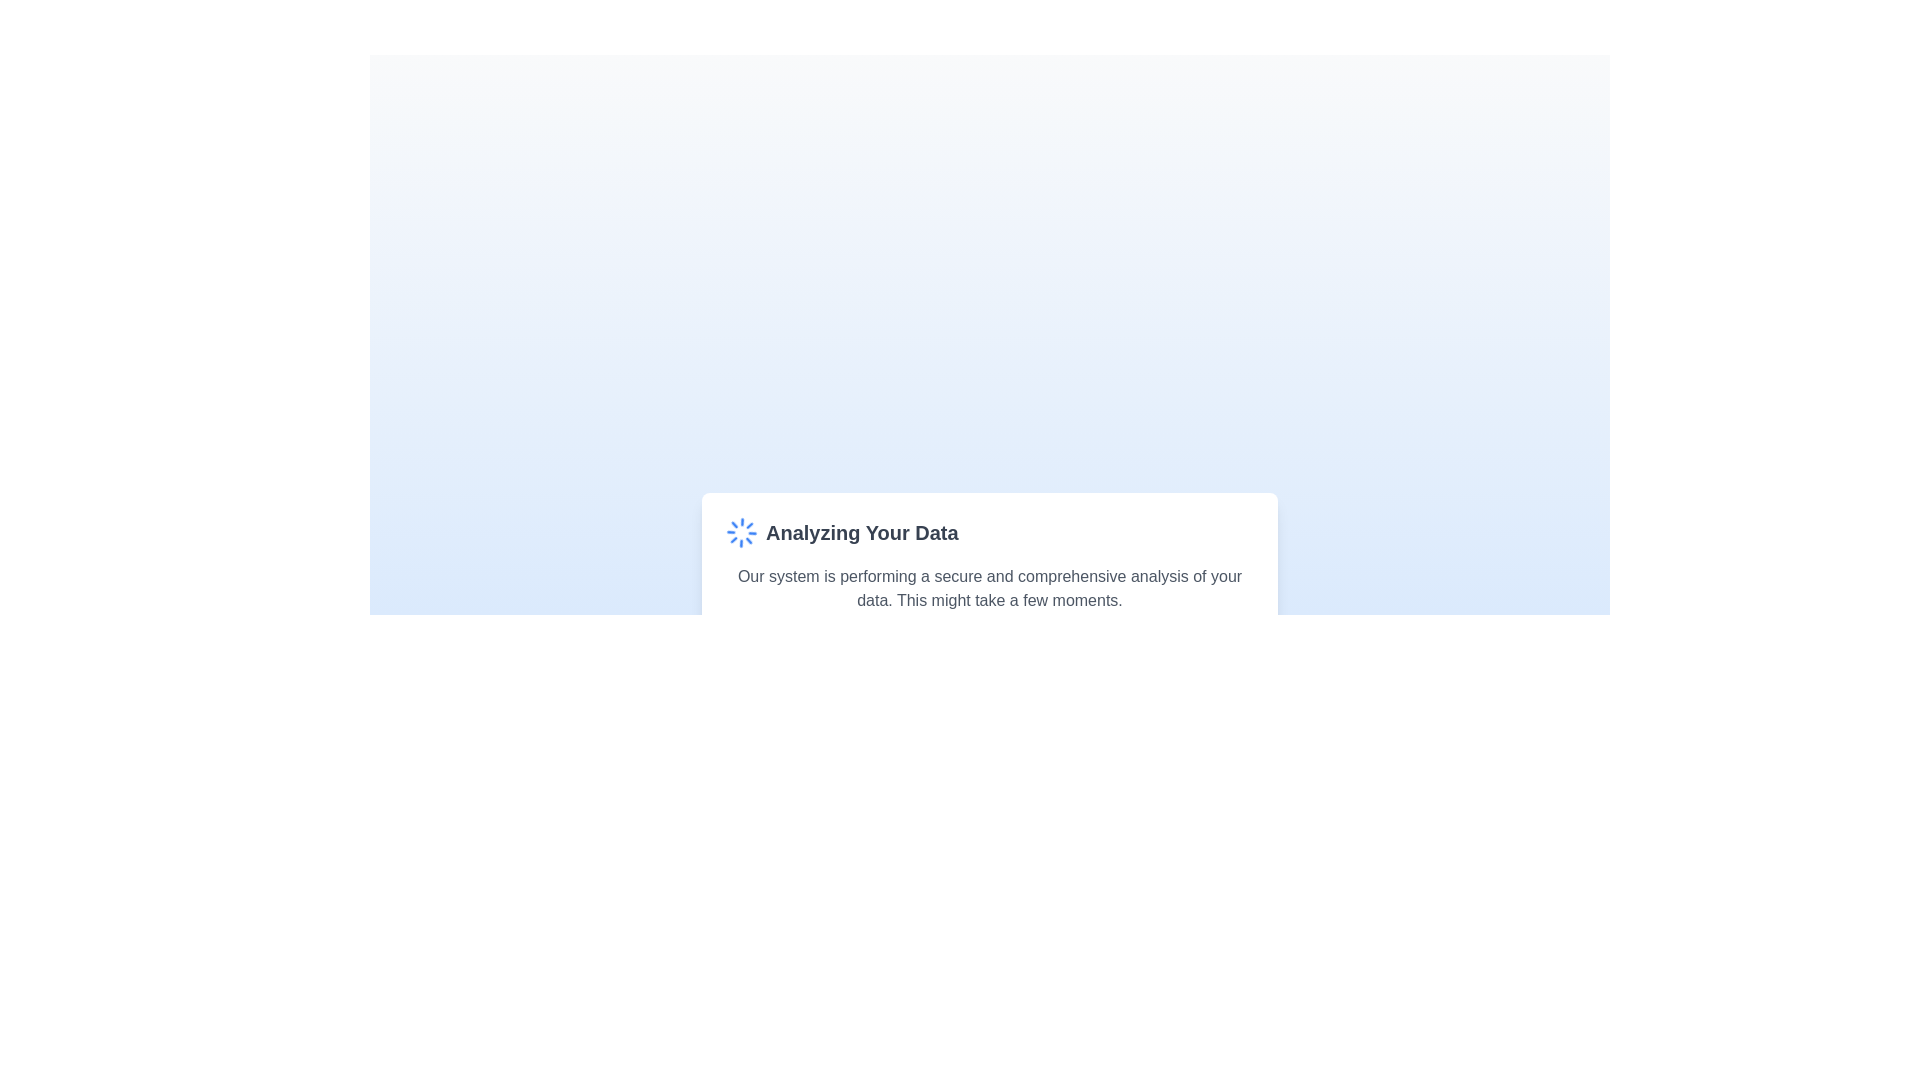 The image size is (1920, 1080). Describe the element at coordinates (862, 531) in the screenshot. I see `the text label reading 'Analyzing Your Data', which is styled with a large, bold, gray font and is centrally located in the interface` at that location.